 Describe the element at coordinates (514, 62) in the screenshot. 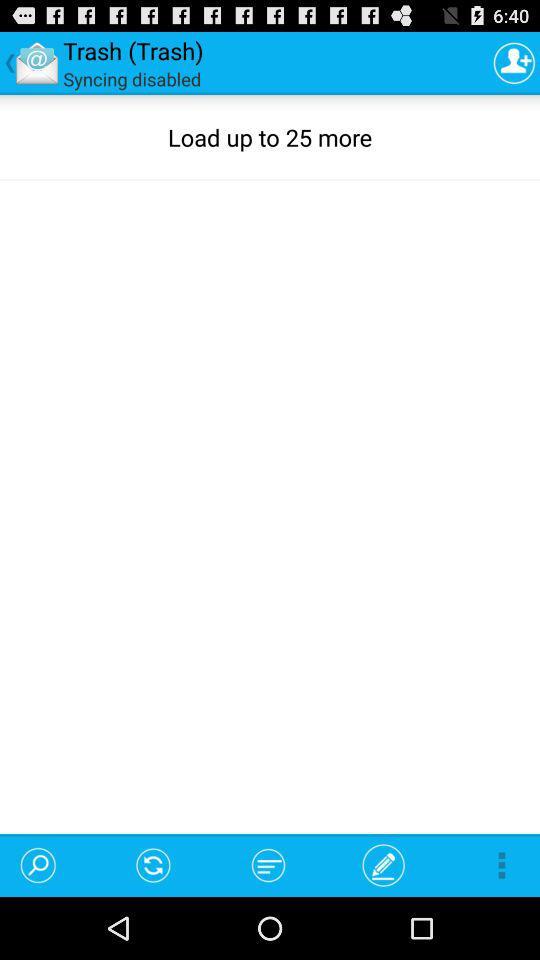

I see `the study bible` at that location.